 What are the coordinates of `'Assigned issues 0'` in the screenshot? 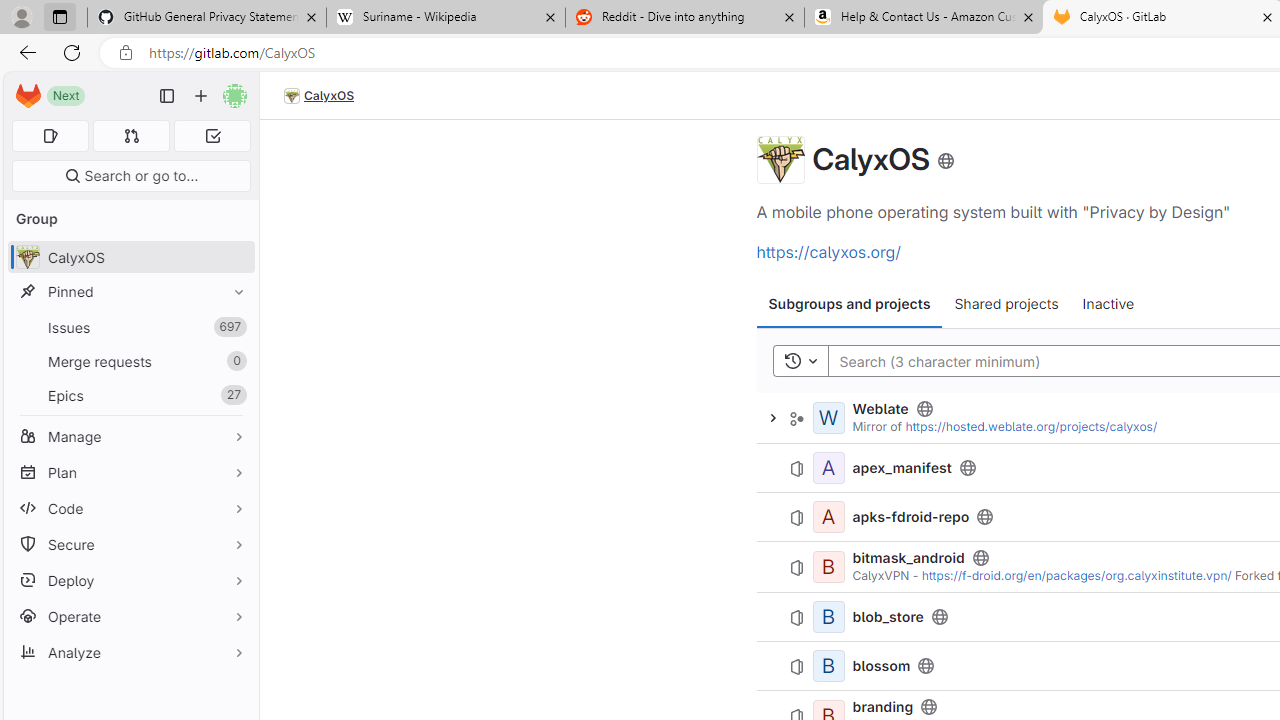 It's located at (50, 135).